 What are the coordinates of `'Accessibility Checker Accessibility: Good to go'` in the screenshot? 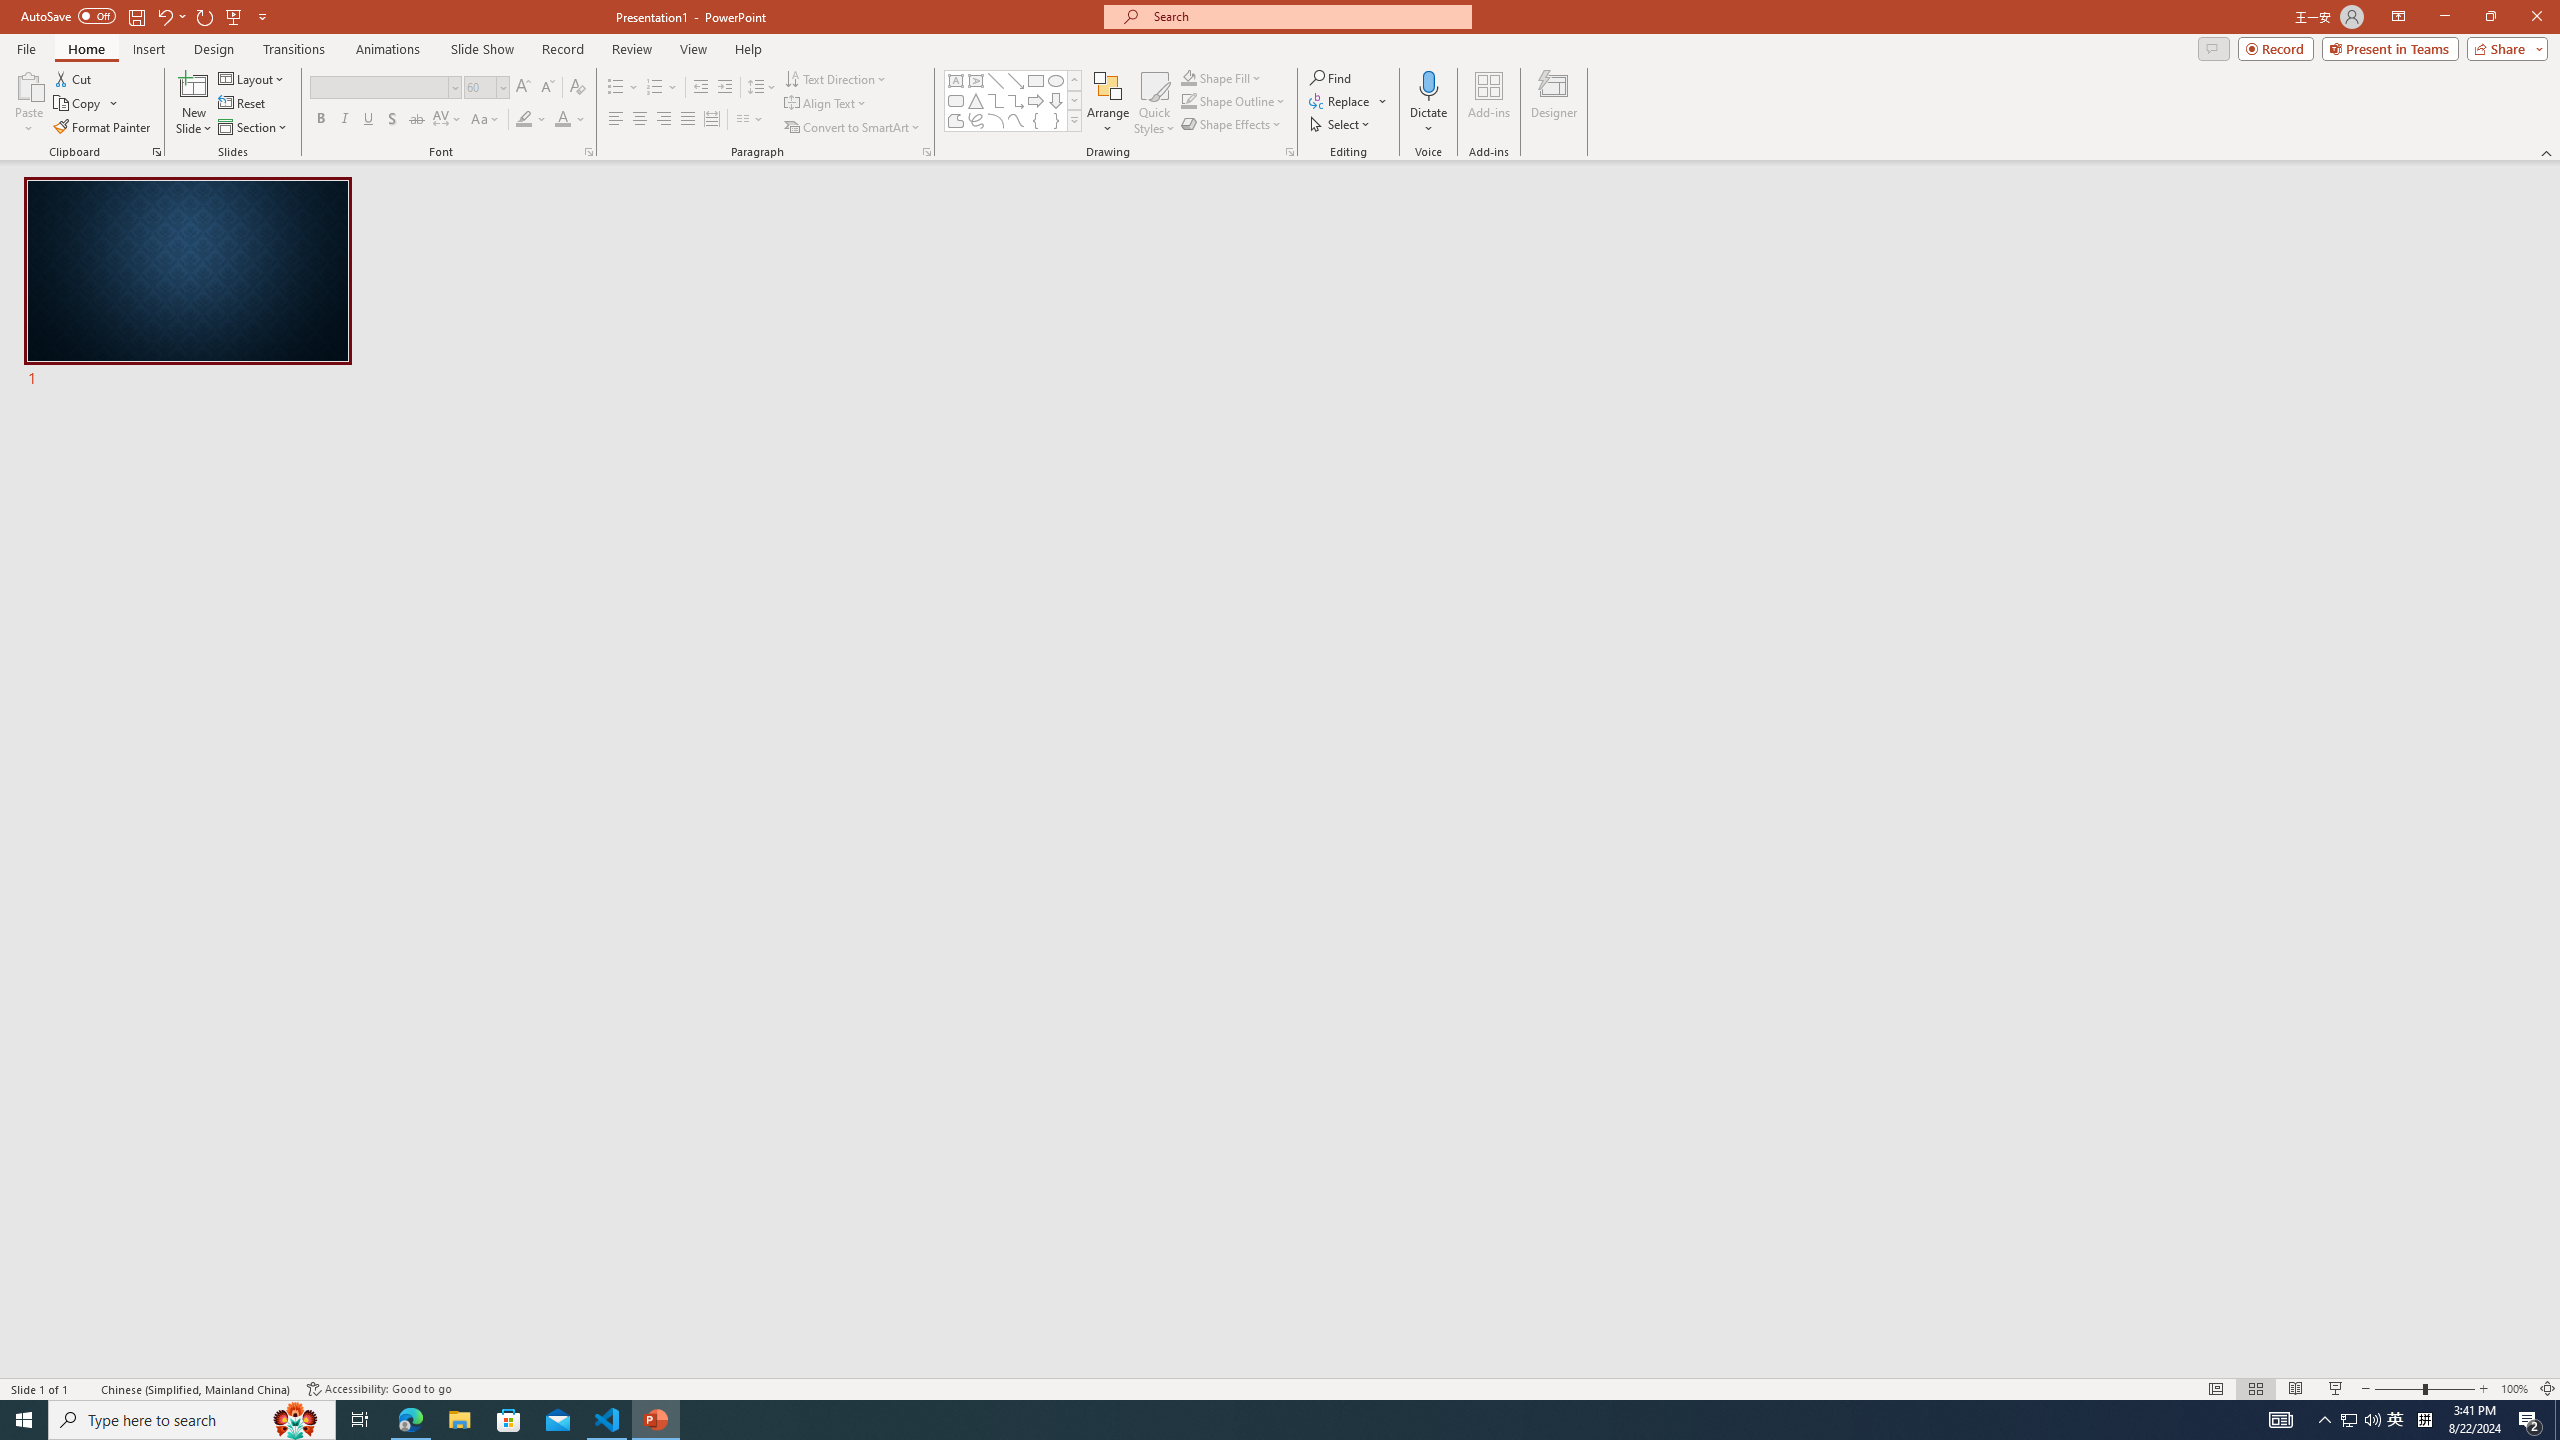 It's located at (379, 1389).